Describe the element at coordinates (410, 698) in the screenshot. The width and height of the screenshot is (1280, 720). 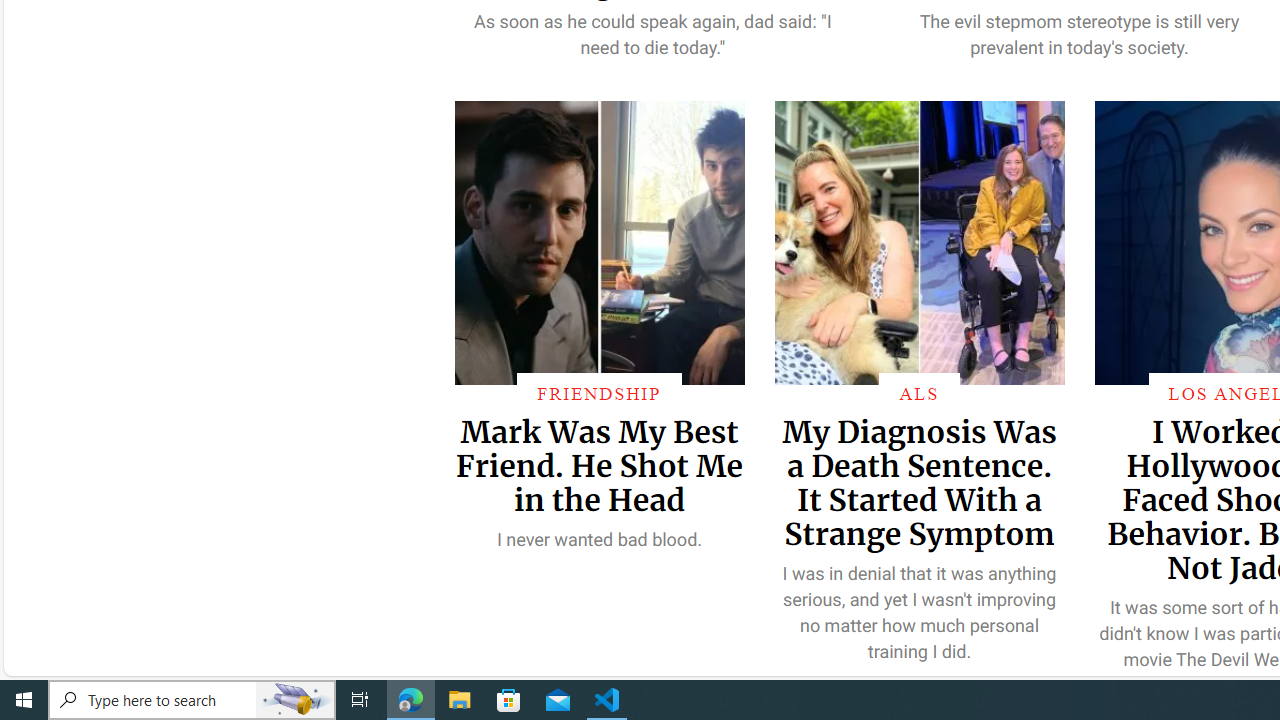
I see `'Microsoft Edge - 1 running window'` at that location.